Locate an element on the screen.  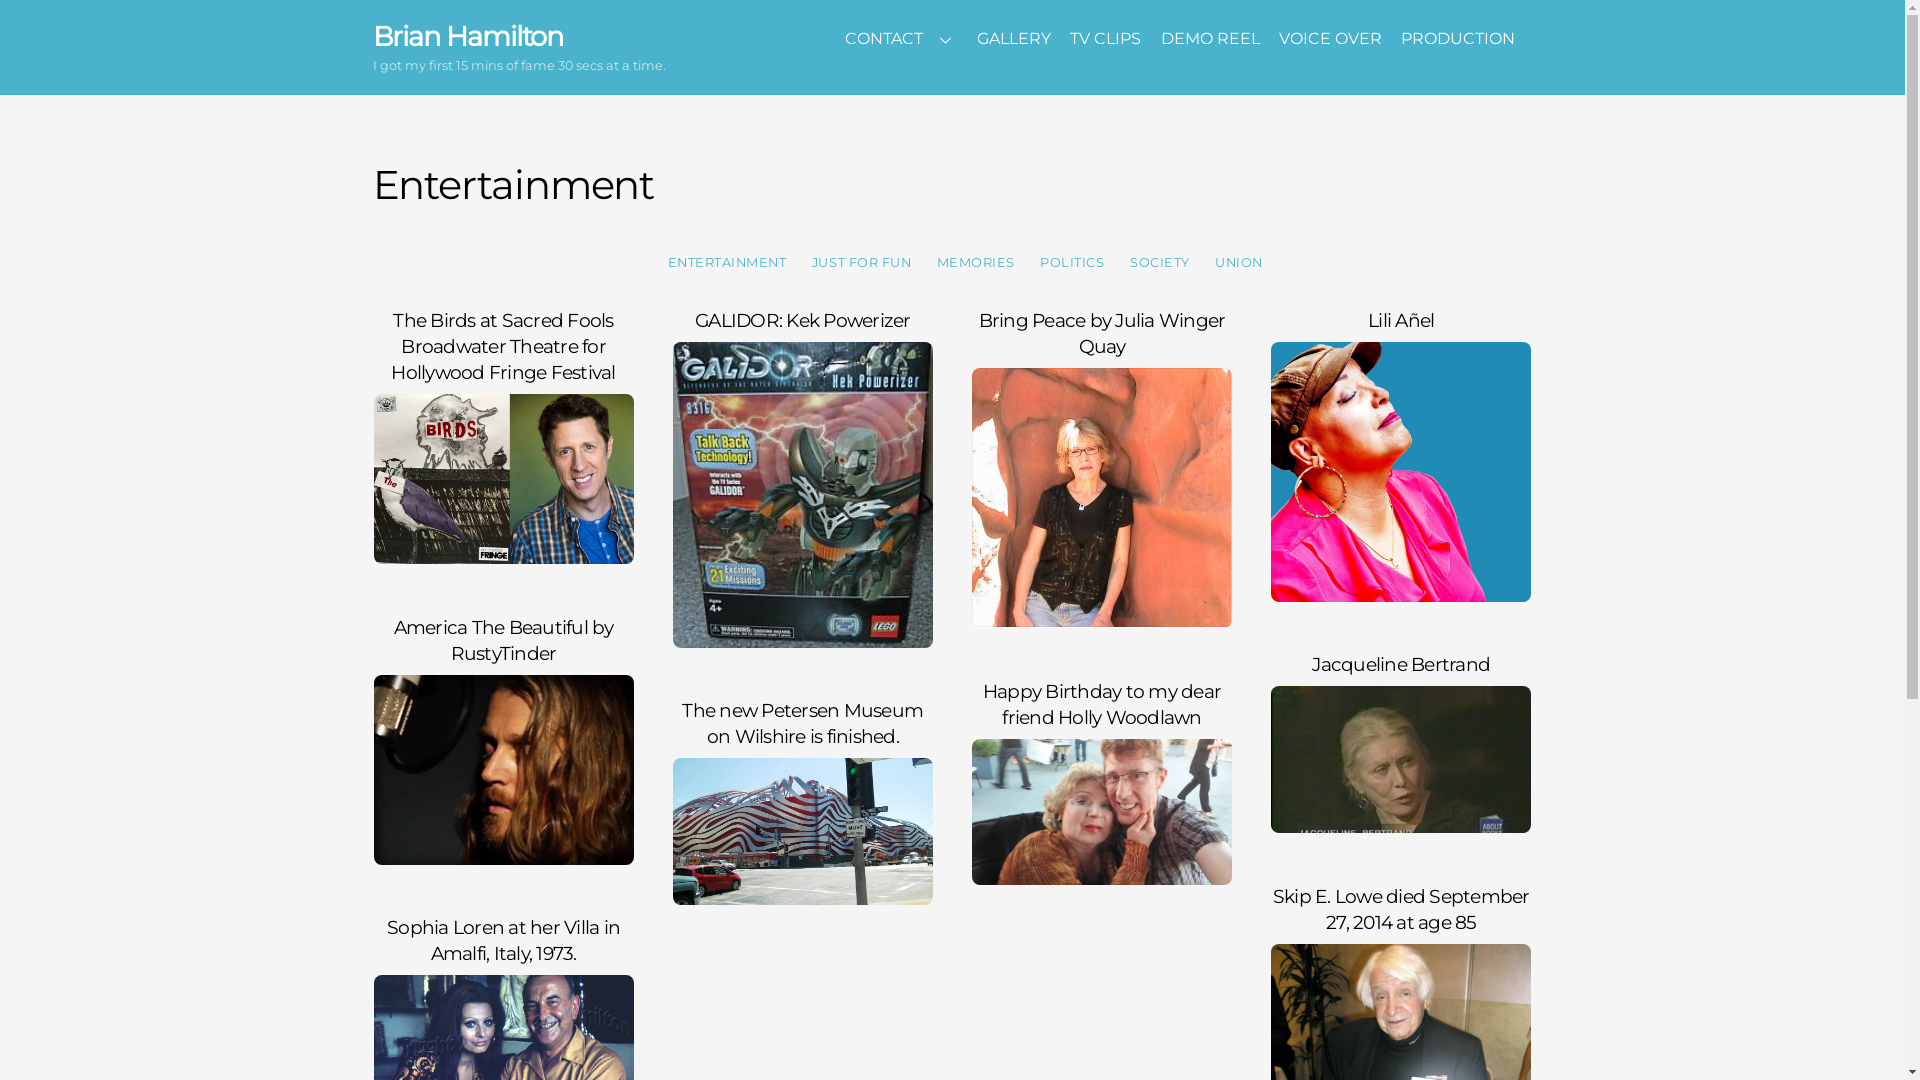
'ENTERTAINMENT' is located at coordinates (725, 261).